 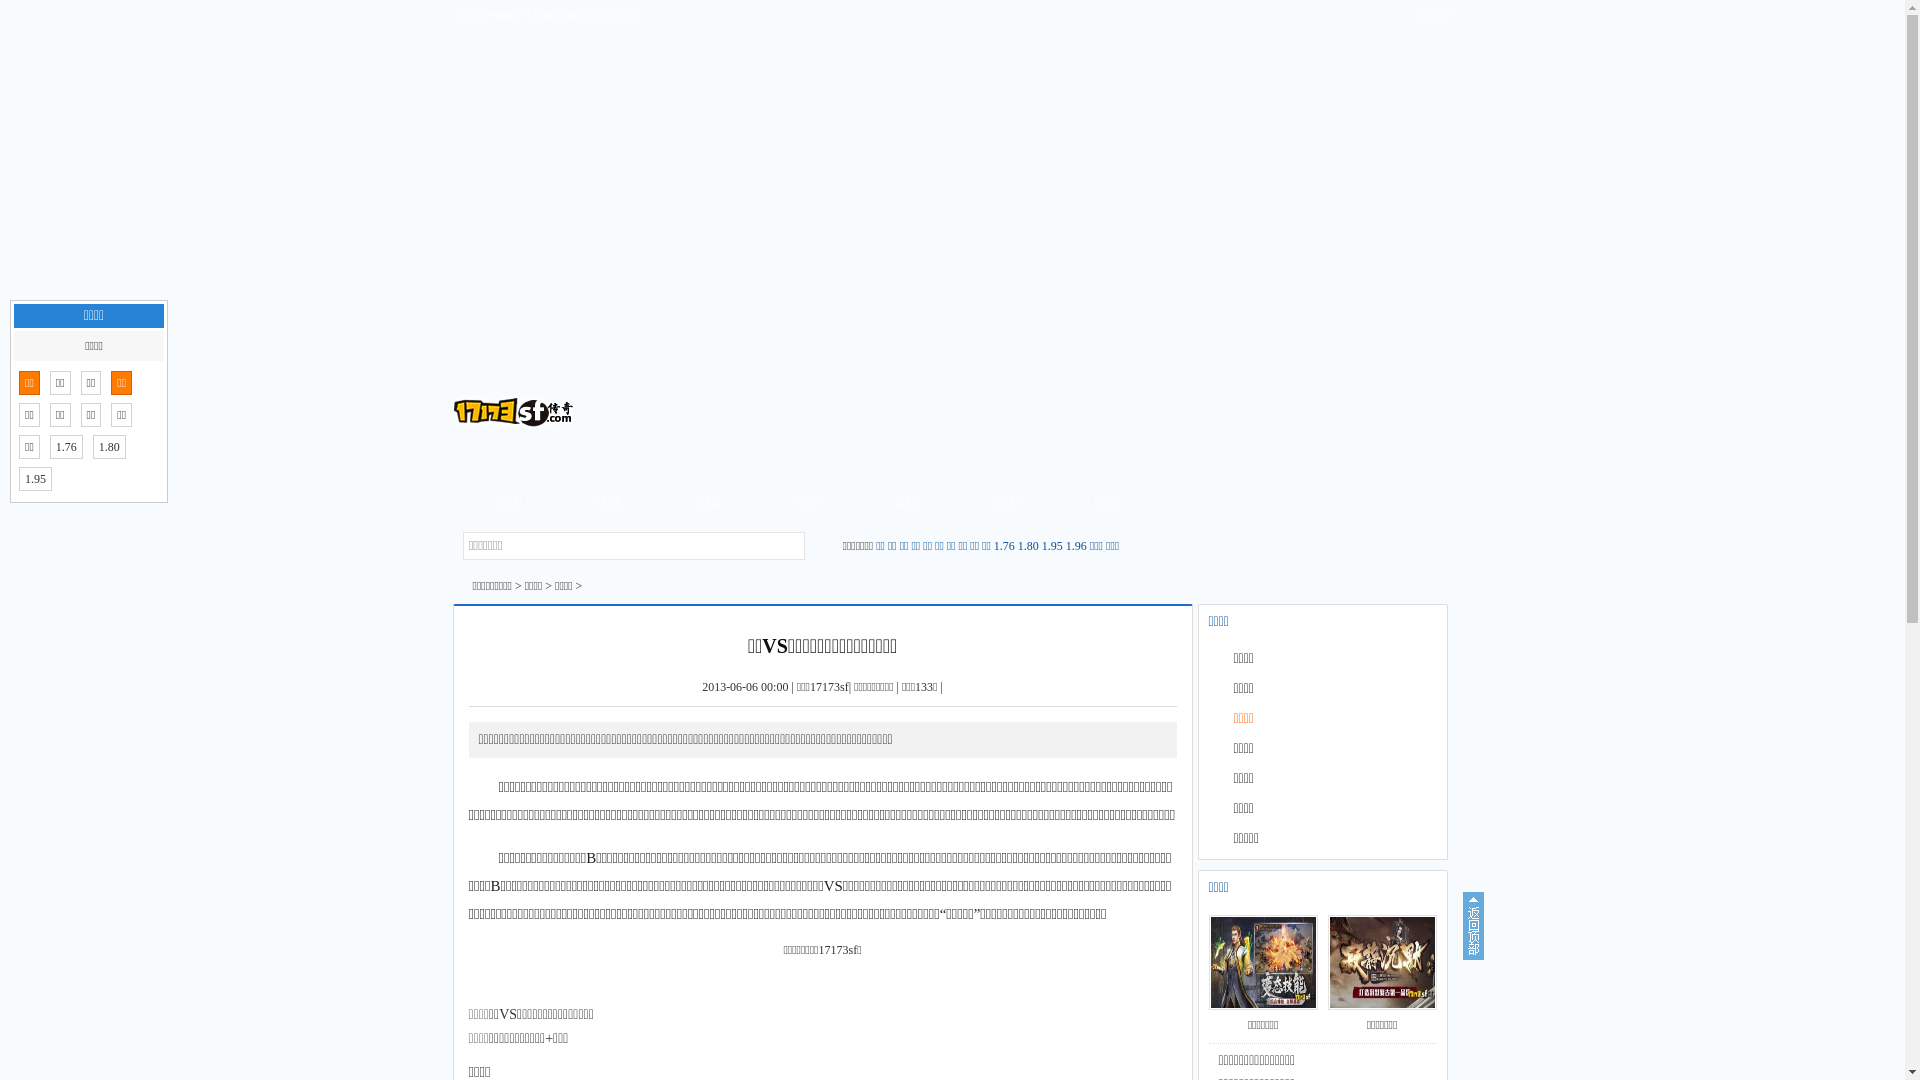 I want to click on '1.95', so click(x=1051, y=546).